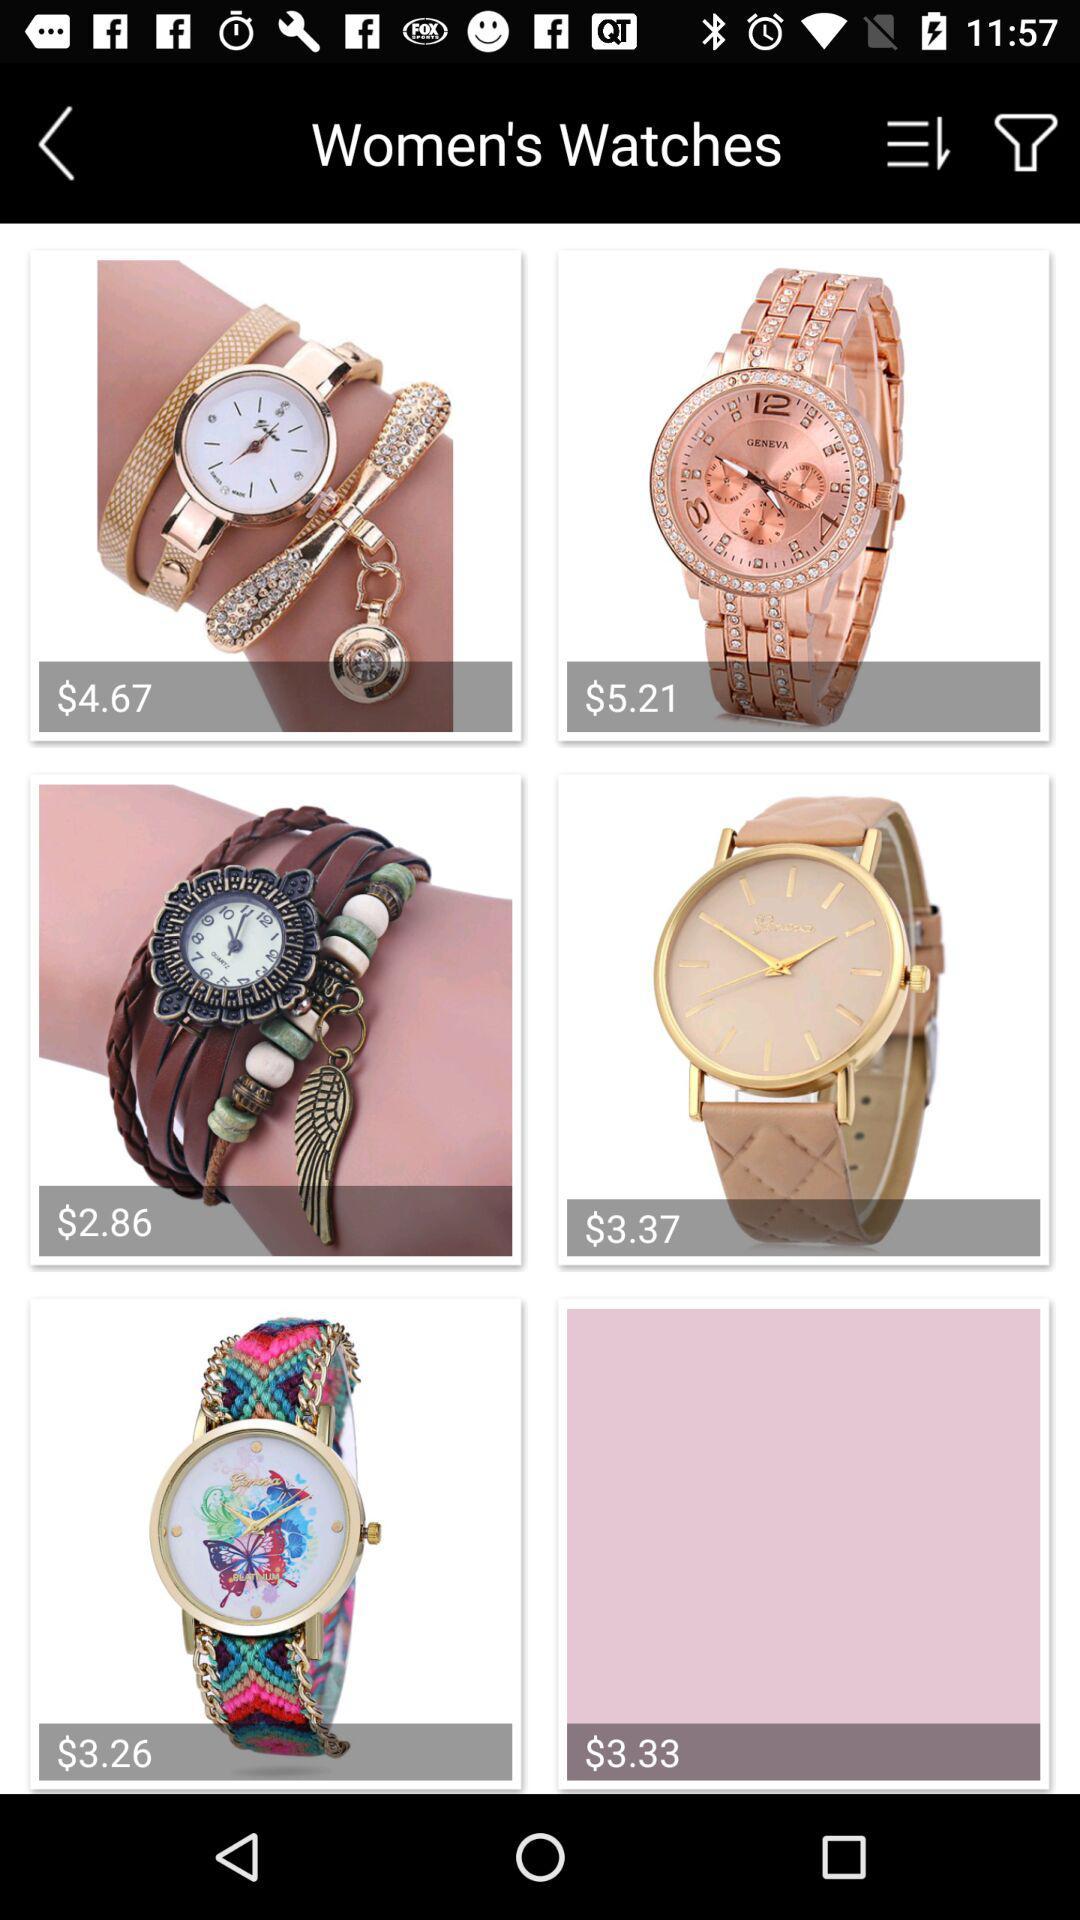 Image resolution: width=1080 pixels, height=1920 pixels. What do you see at coordinates (919, 142) in the screenshot?
I see `the filter_list icon` at bounding box center [919, 142].